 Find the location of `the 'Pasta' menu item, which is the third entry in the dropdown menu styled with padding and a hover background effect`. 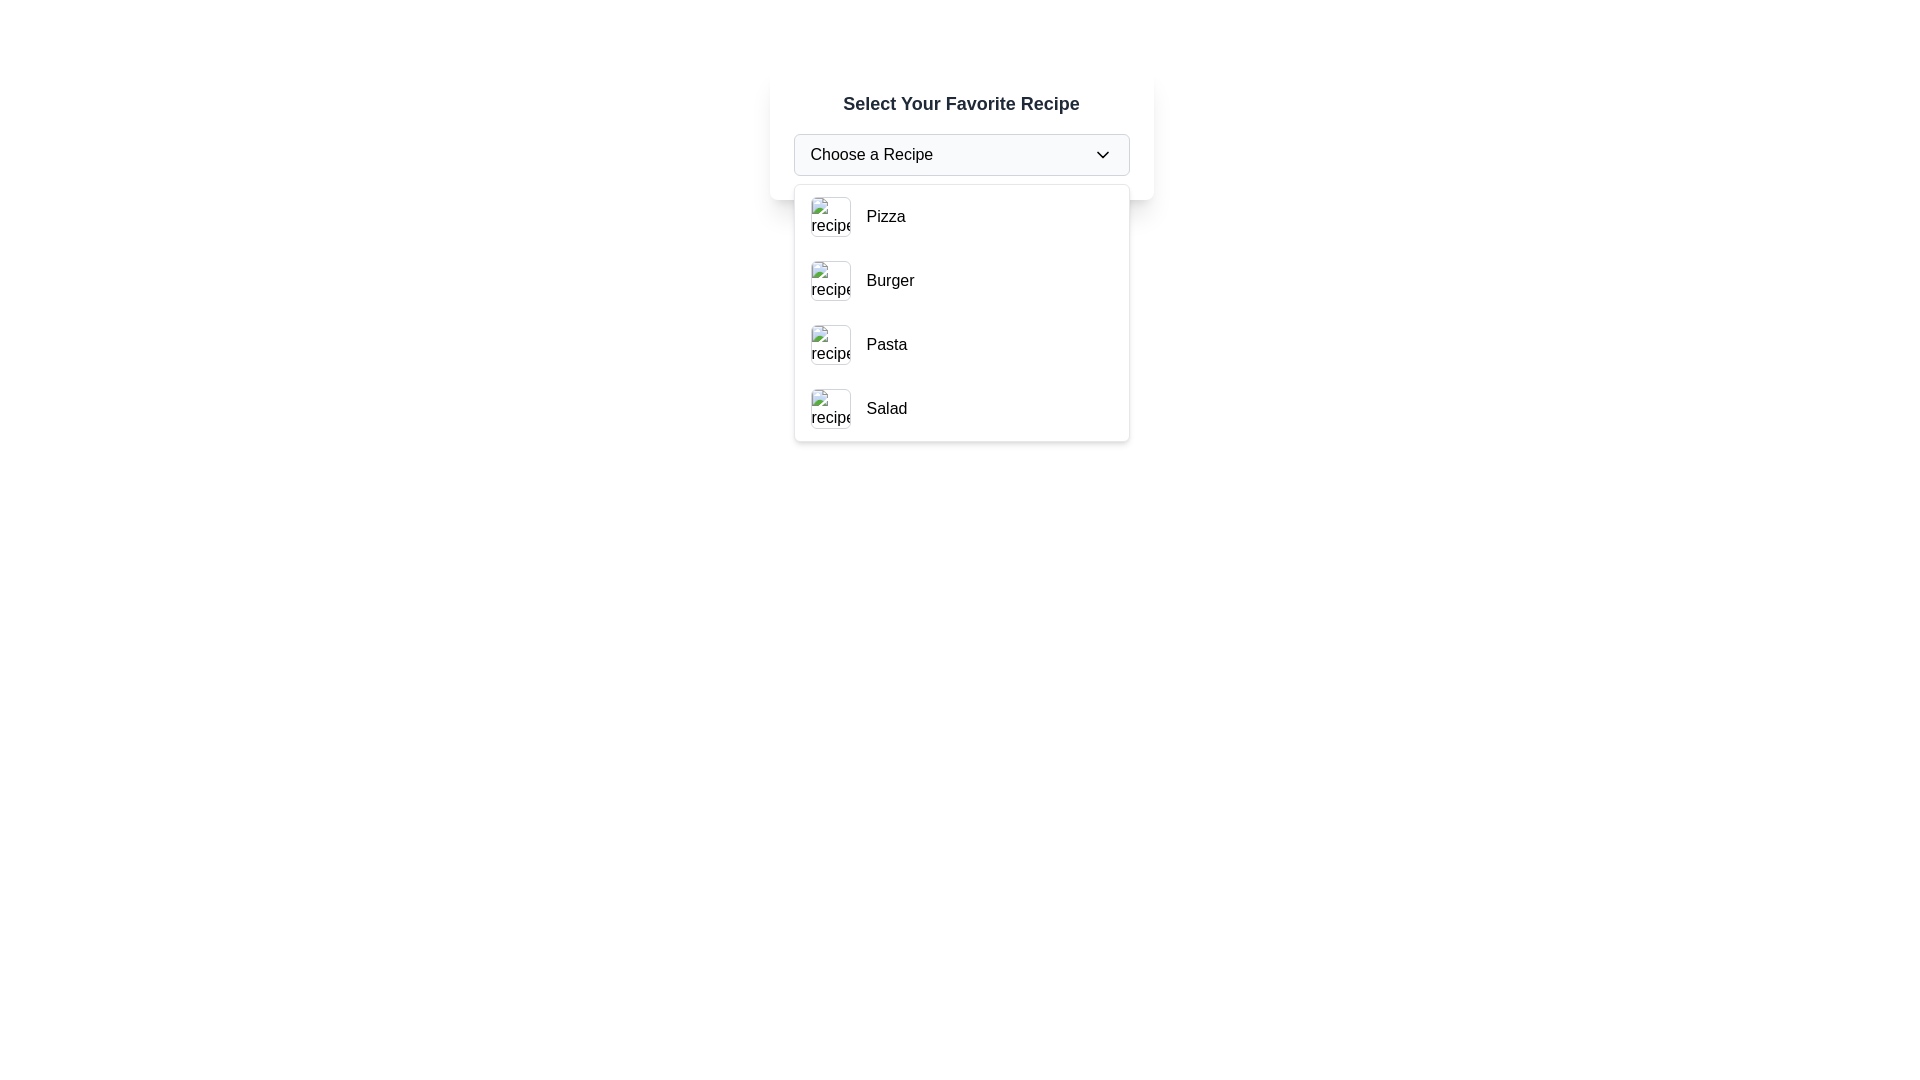

the 'Pasta' menu item, which is the third entry in the dropdown menu styled with padding and a hover background effect is located at coordinates (961, 343).